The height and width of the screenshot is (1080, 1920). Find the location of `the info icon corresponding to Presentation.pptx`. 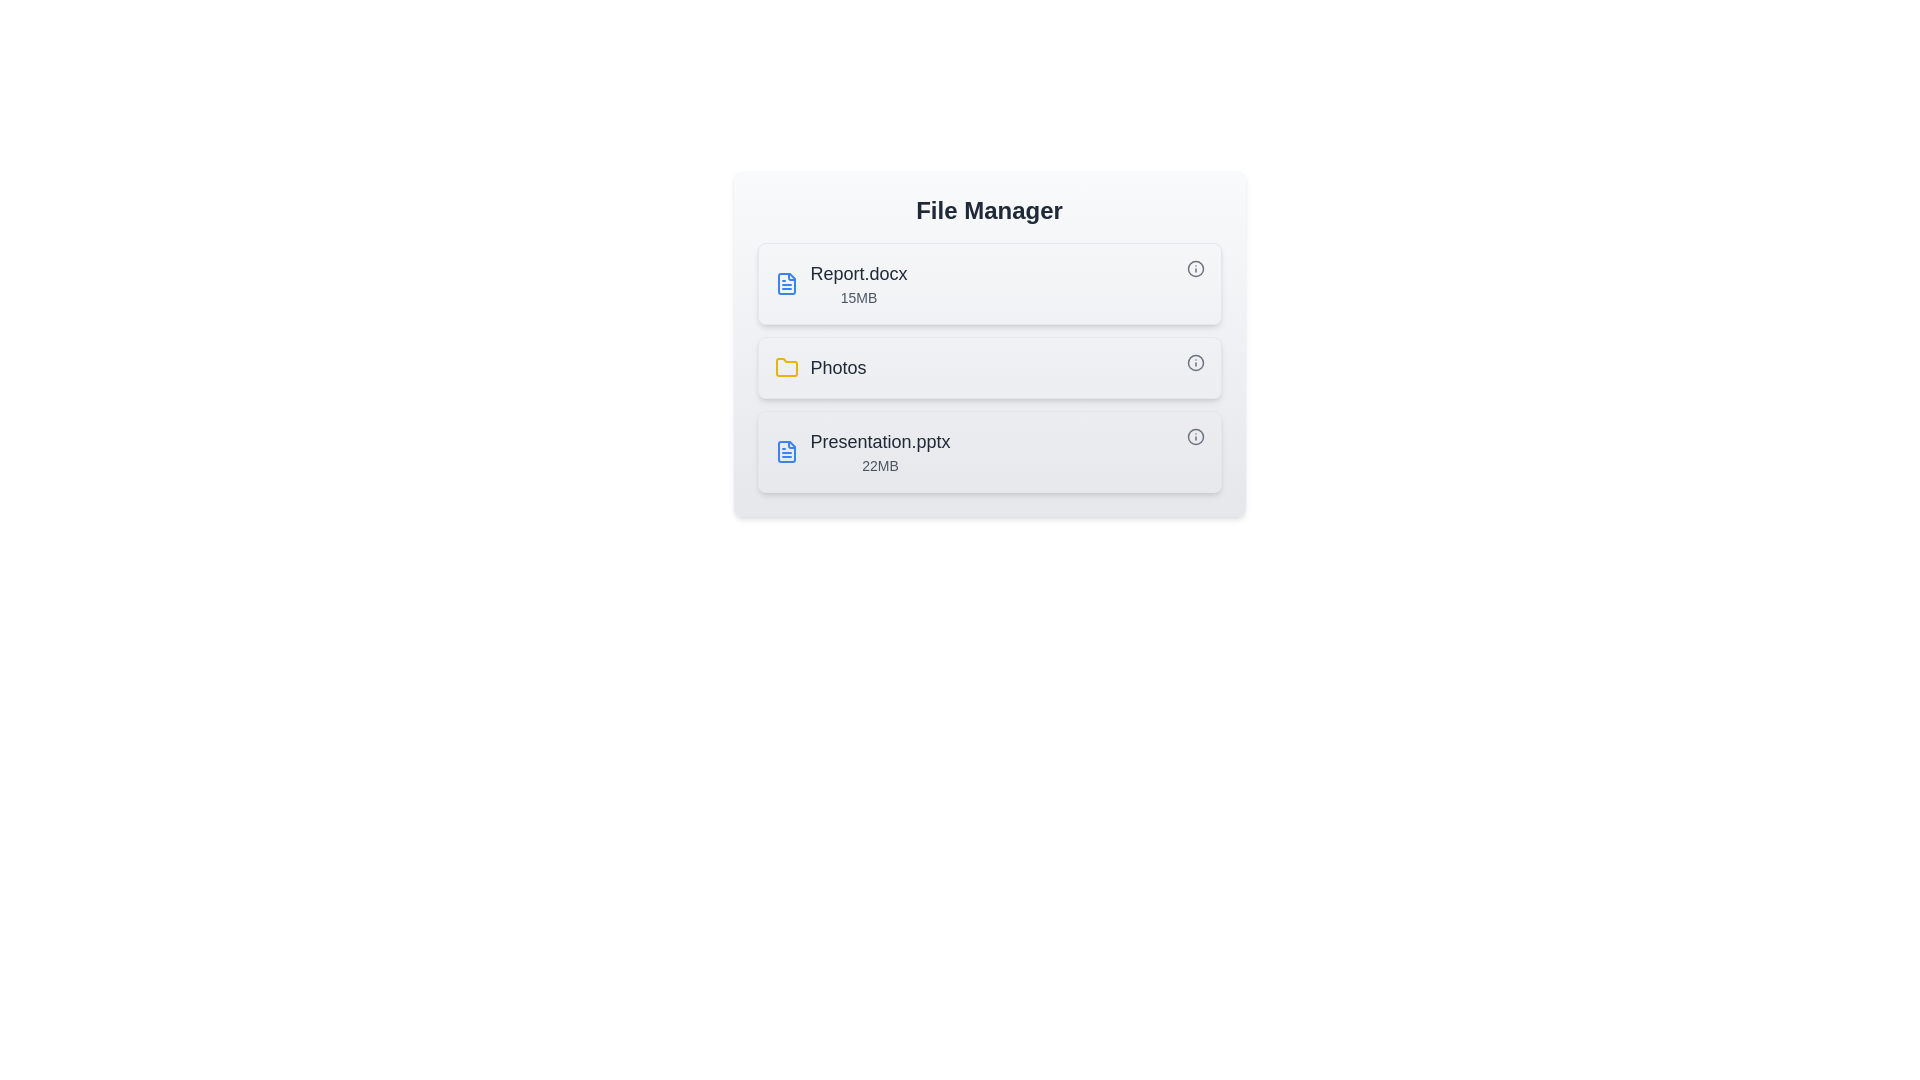

the info icon corresponding to Presentation.pptx is located at coordinates (1195, 435).